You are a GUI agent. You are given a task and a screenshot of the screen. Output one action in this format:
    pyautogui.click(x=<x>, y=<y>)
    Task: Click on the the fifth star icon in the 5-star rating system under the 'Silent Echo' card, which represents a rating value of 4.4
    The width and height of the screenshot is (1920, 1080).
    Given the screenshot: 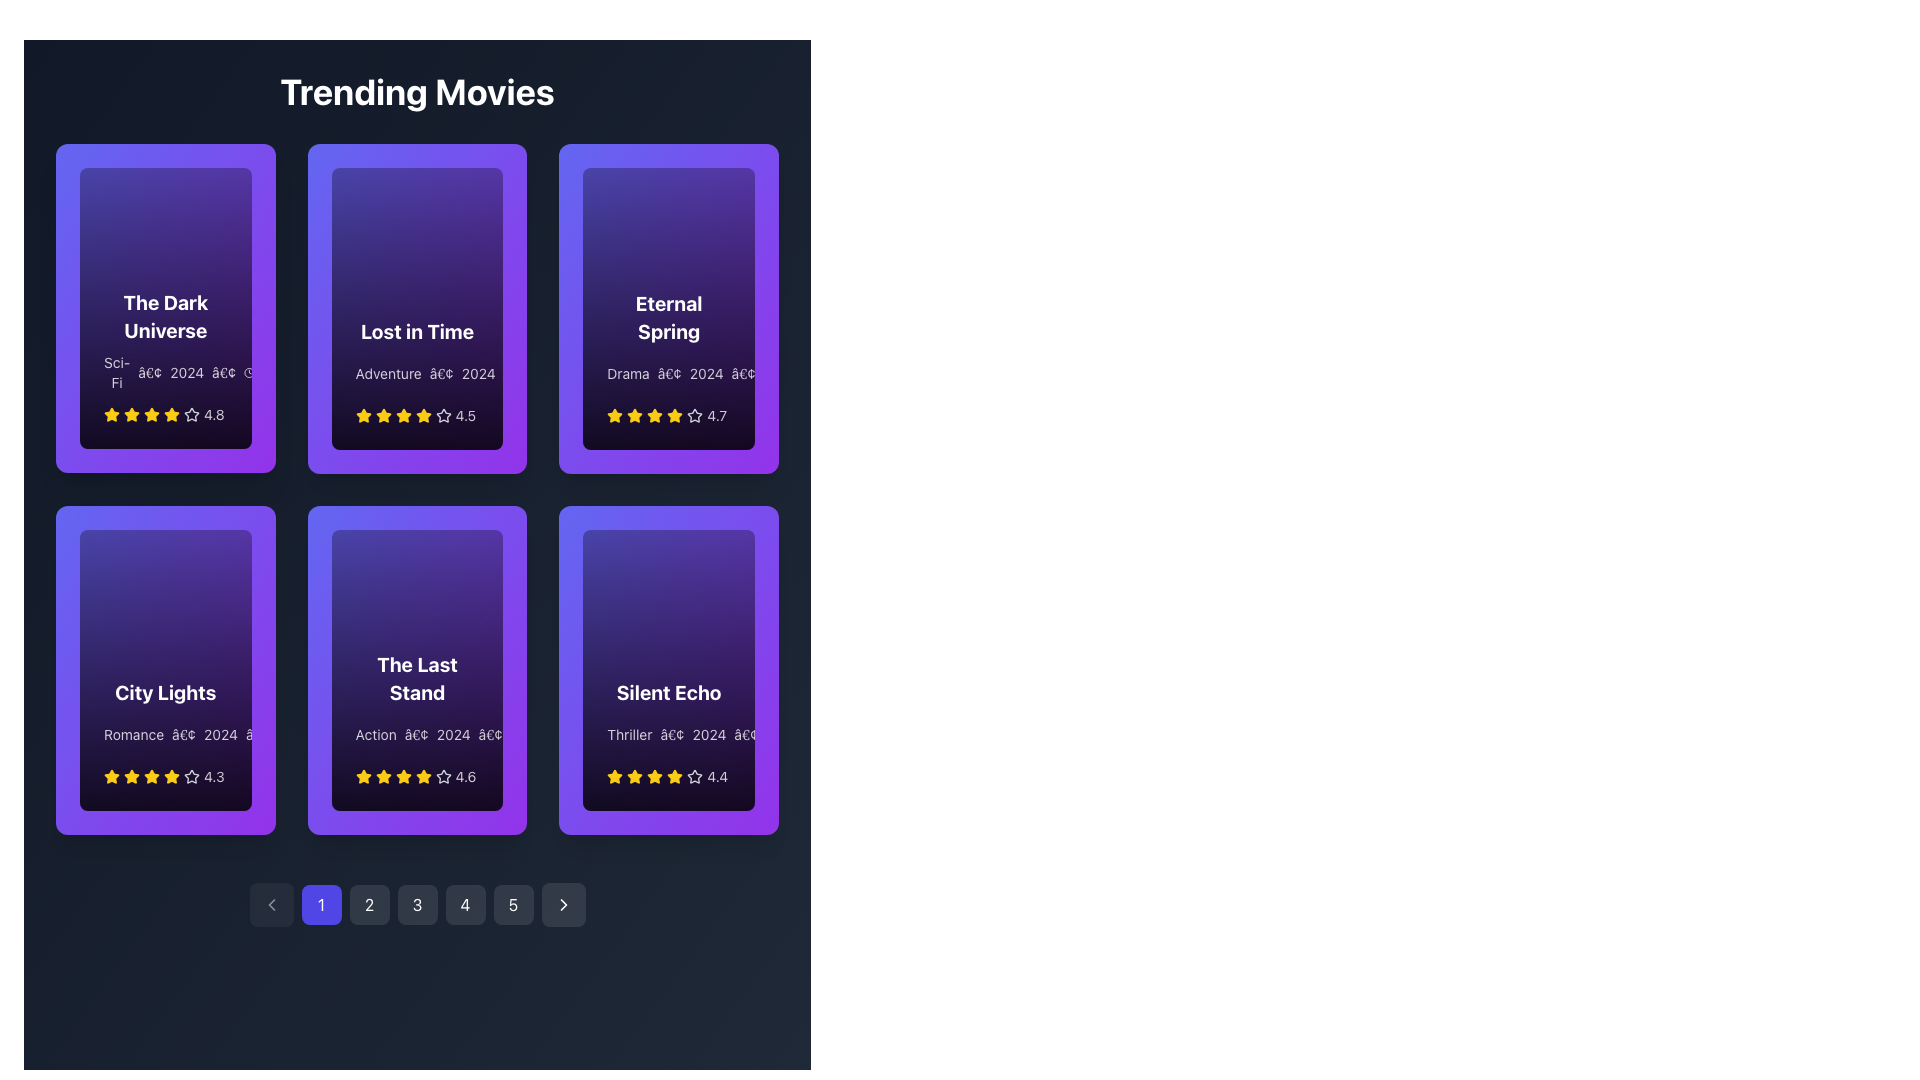 What is the action you would take?
    pyautogui.click(x=675, y=775)
    